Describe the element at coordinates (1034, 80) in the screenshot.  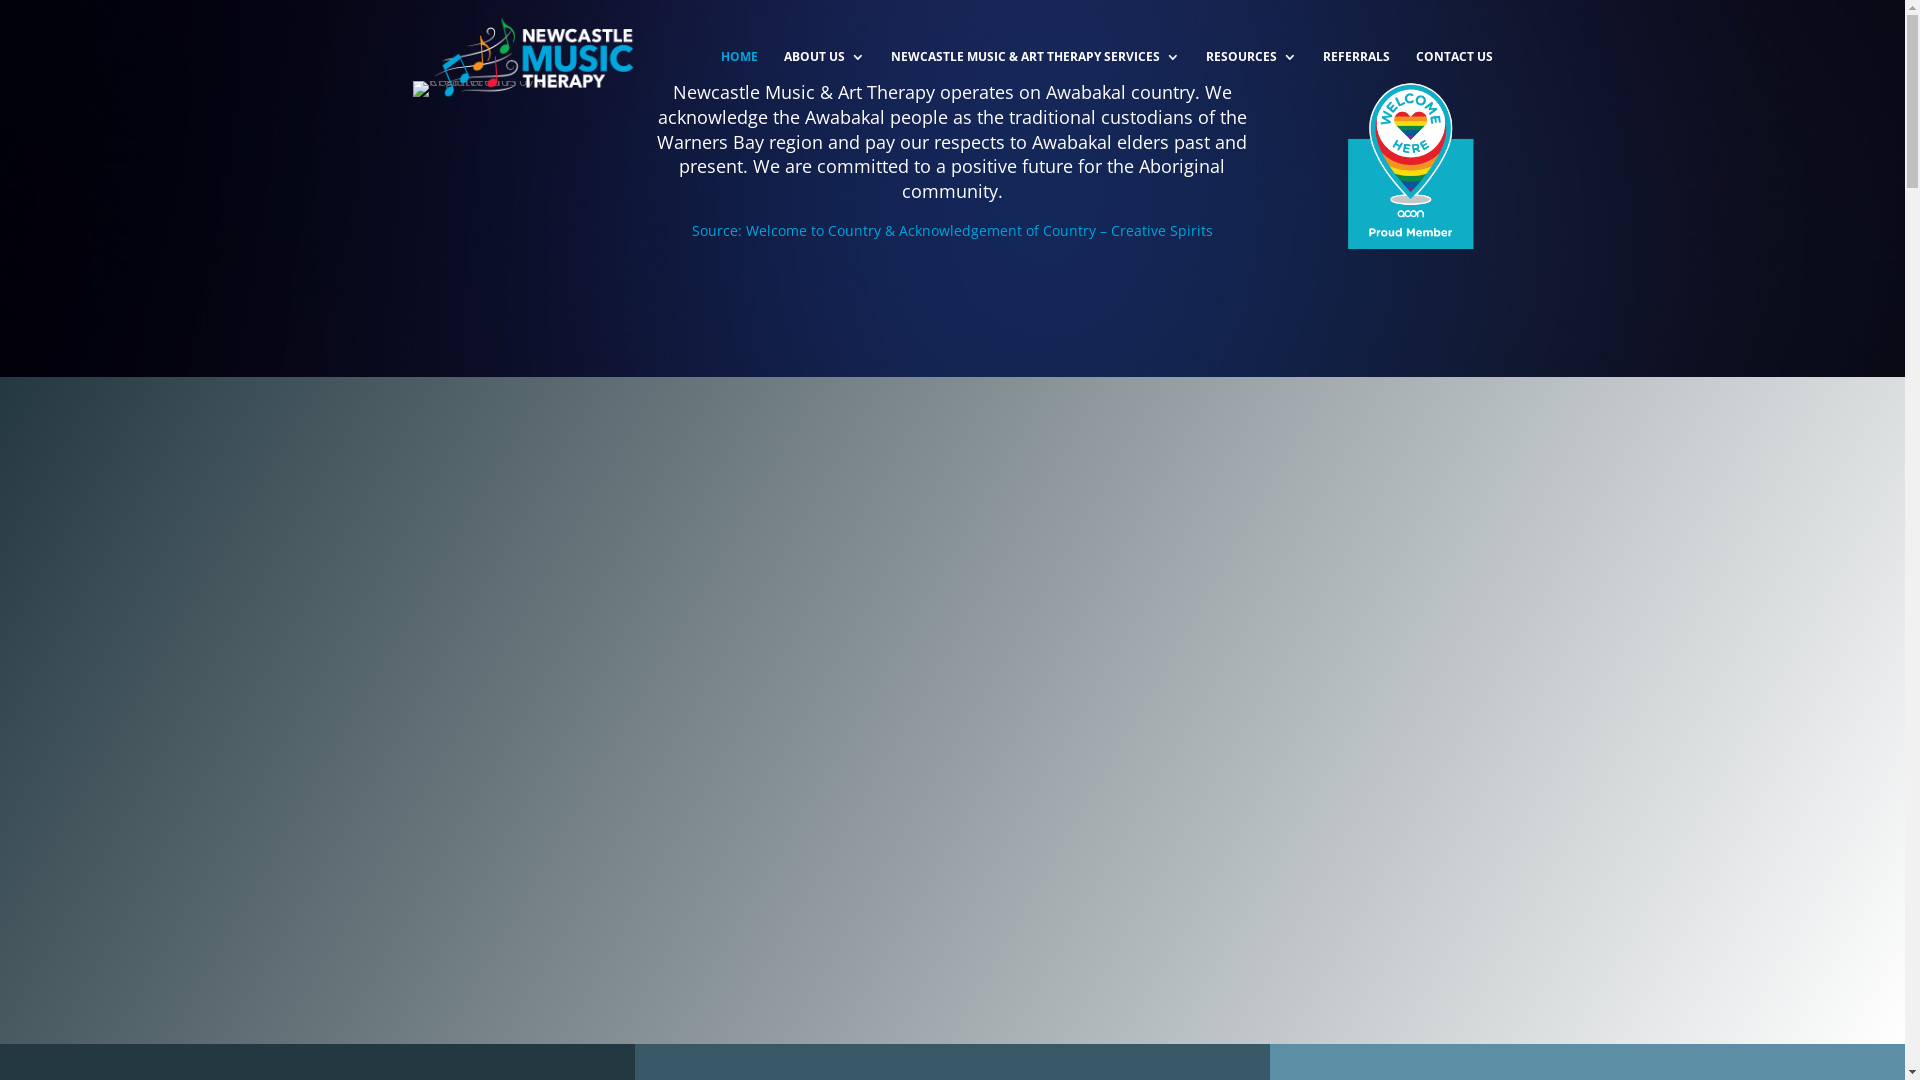
I see `'NEWCASTLE MUSIC & ART THERAPY SERVICES'` at that location.